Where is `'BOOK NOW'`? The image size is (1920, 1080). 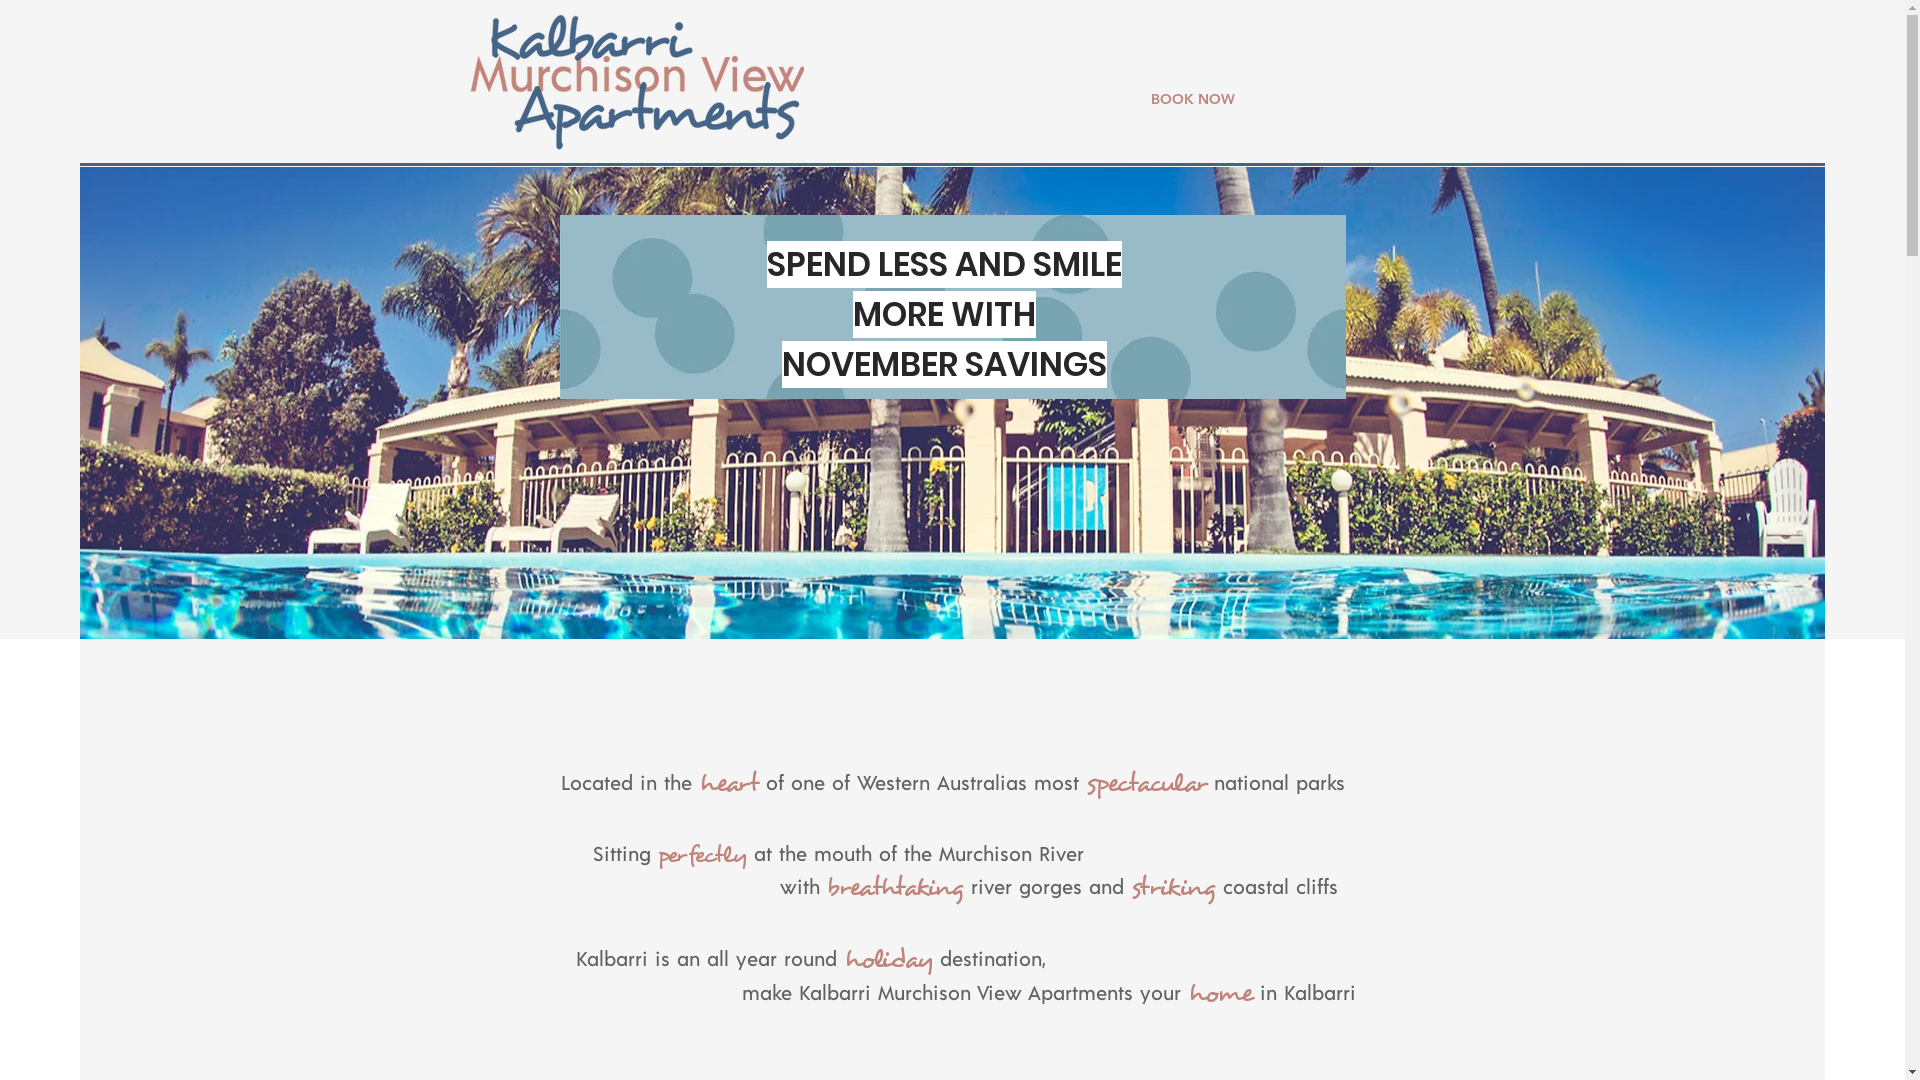 'BOOK NOW' is located at coordinates (1191, 99).